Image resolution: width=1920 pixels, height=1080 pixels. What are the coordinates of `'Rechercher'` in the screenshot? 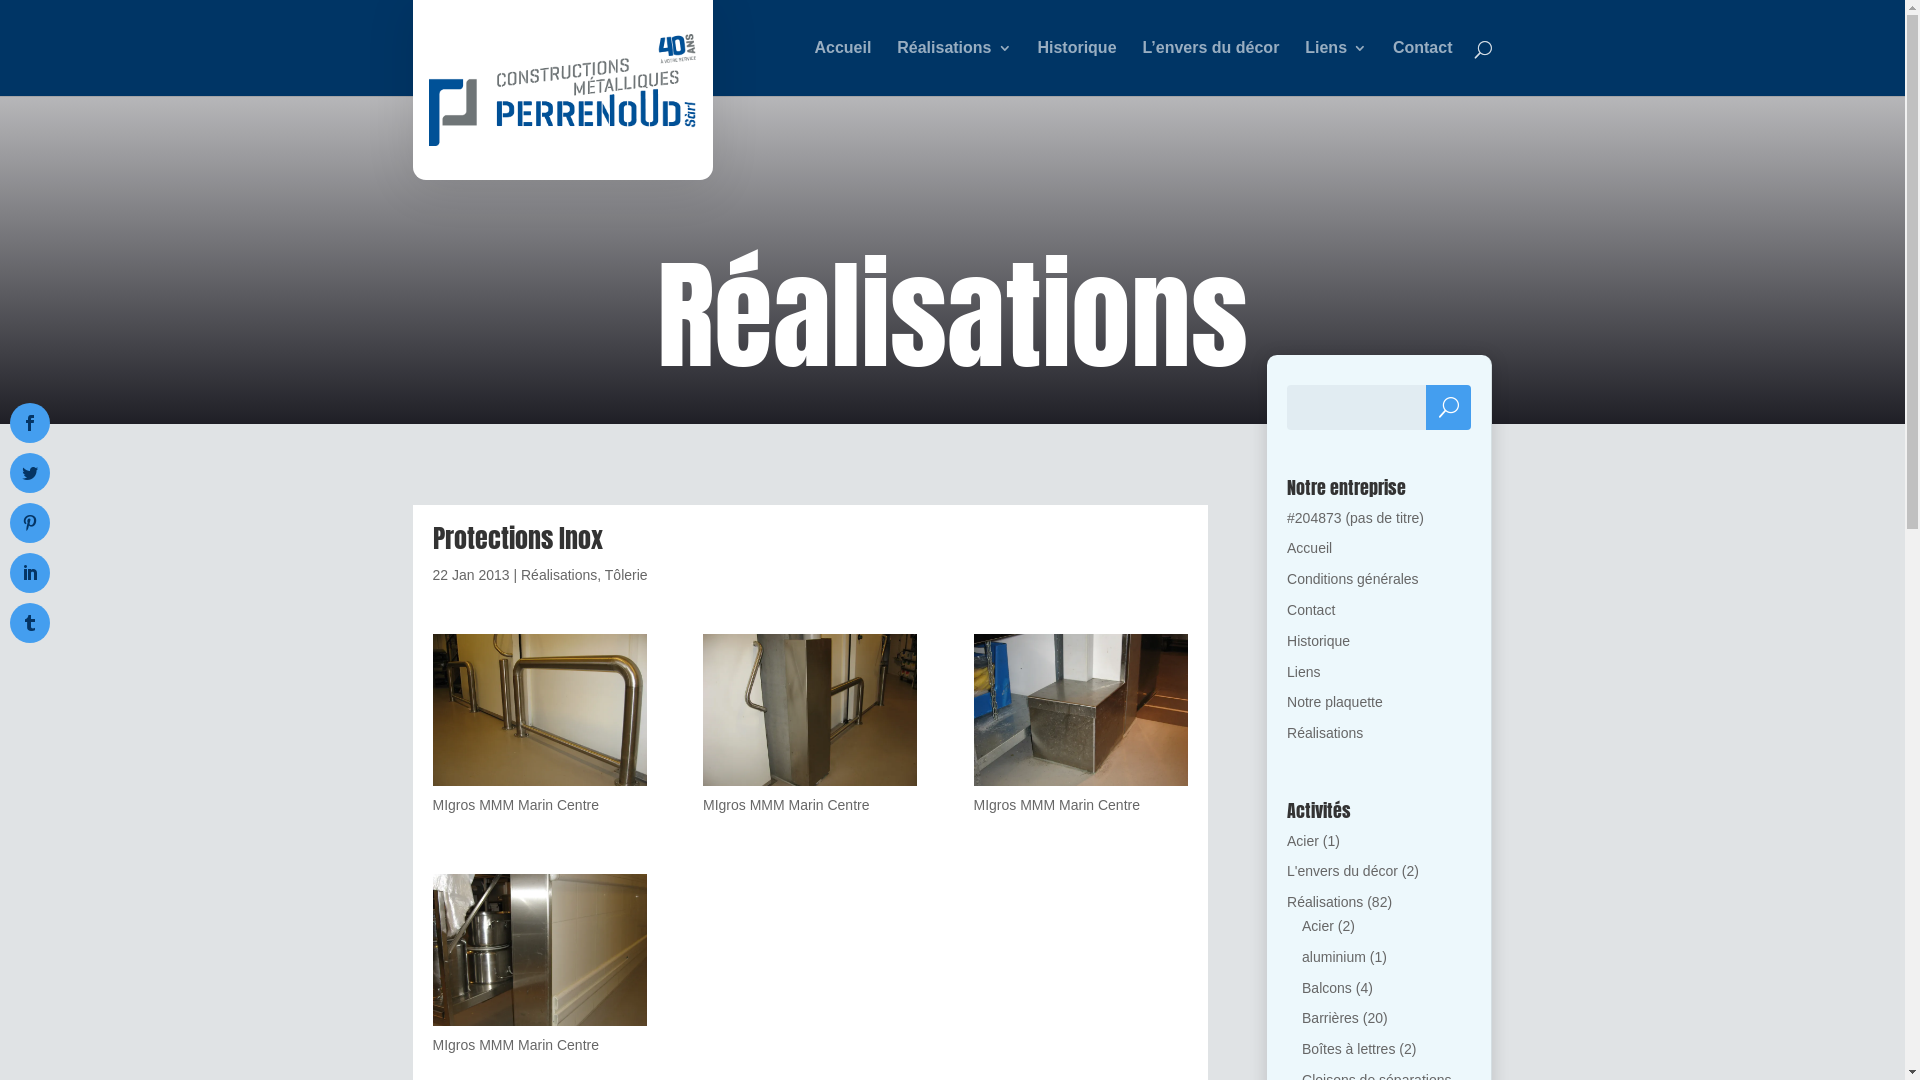 It's located at (1424, 406).